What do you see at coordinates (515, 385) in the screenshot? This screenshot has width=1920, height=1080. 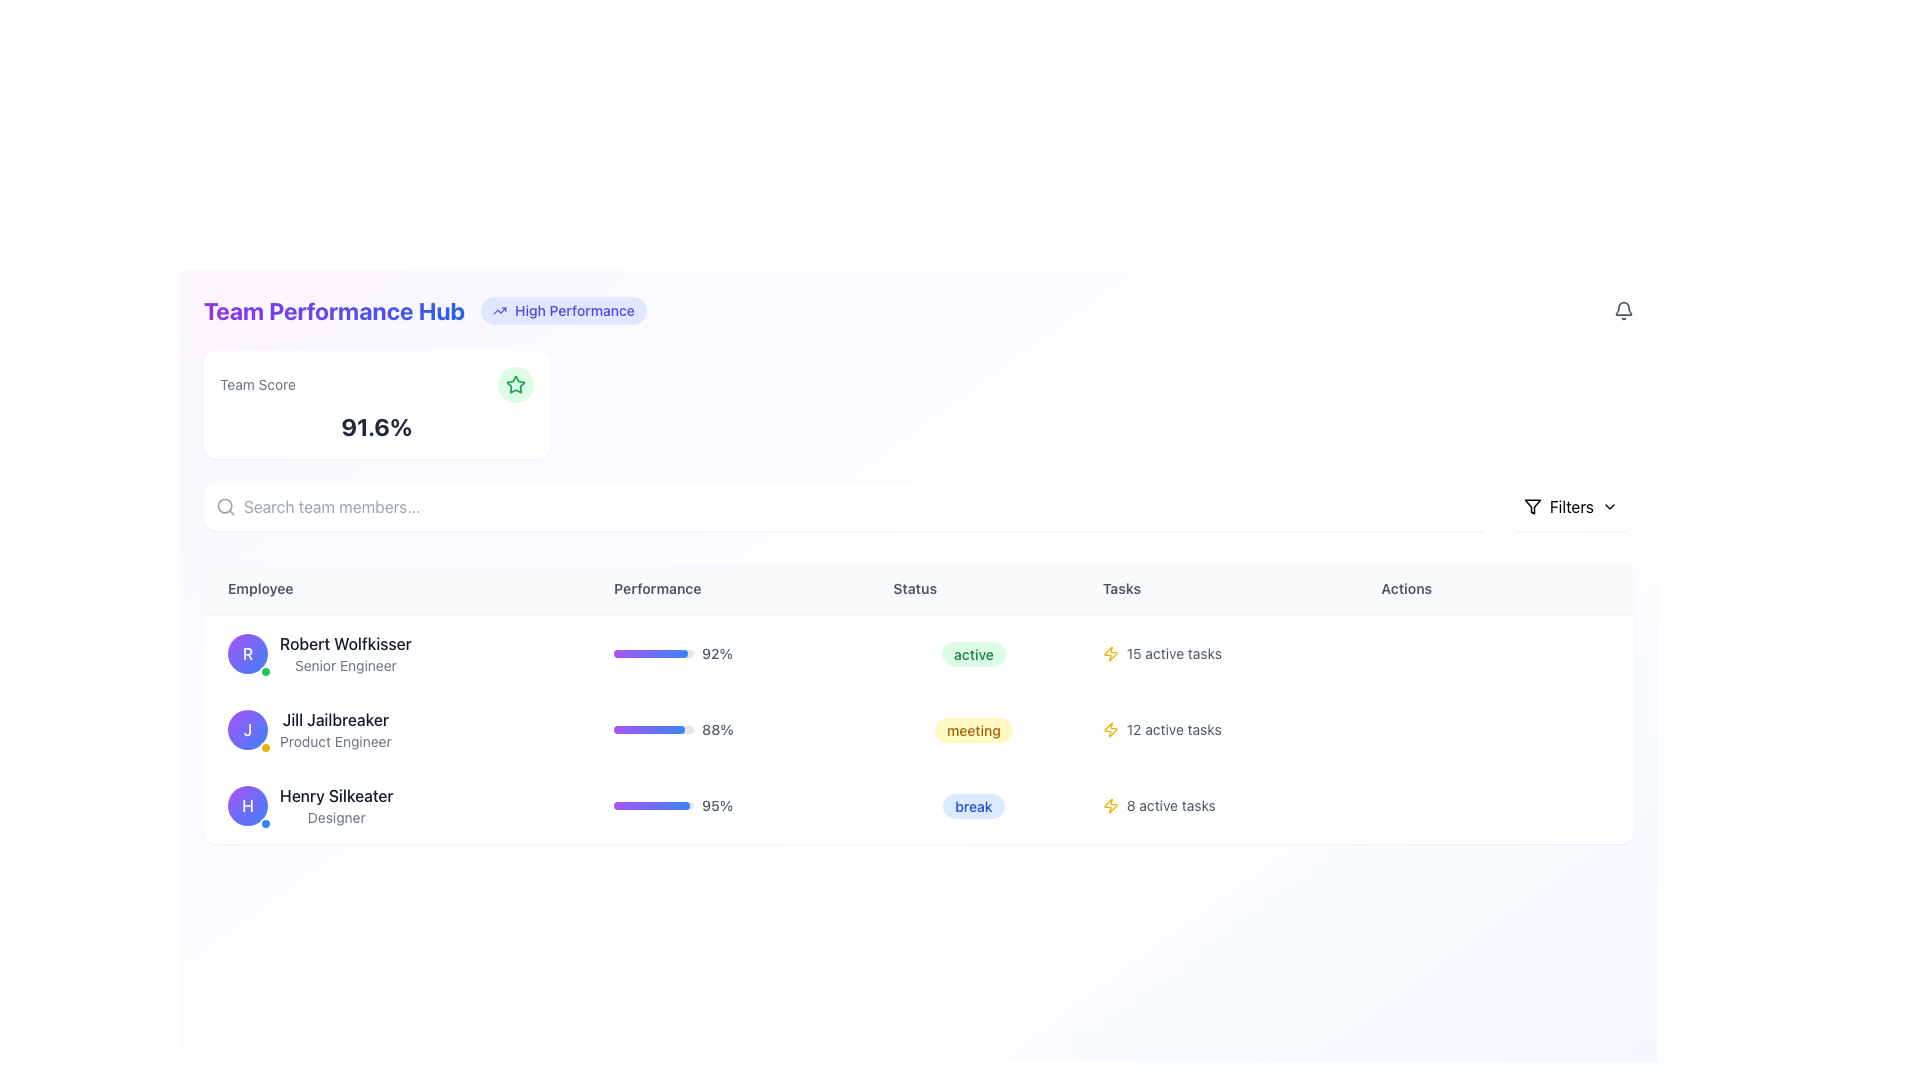 I see `the significance of the green outlined star icon located within a light green circular background, positioned to the right of the 'Team Score' card` at bounding box center [515, 385].